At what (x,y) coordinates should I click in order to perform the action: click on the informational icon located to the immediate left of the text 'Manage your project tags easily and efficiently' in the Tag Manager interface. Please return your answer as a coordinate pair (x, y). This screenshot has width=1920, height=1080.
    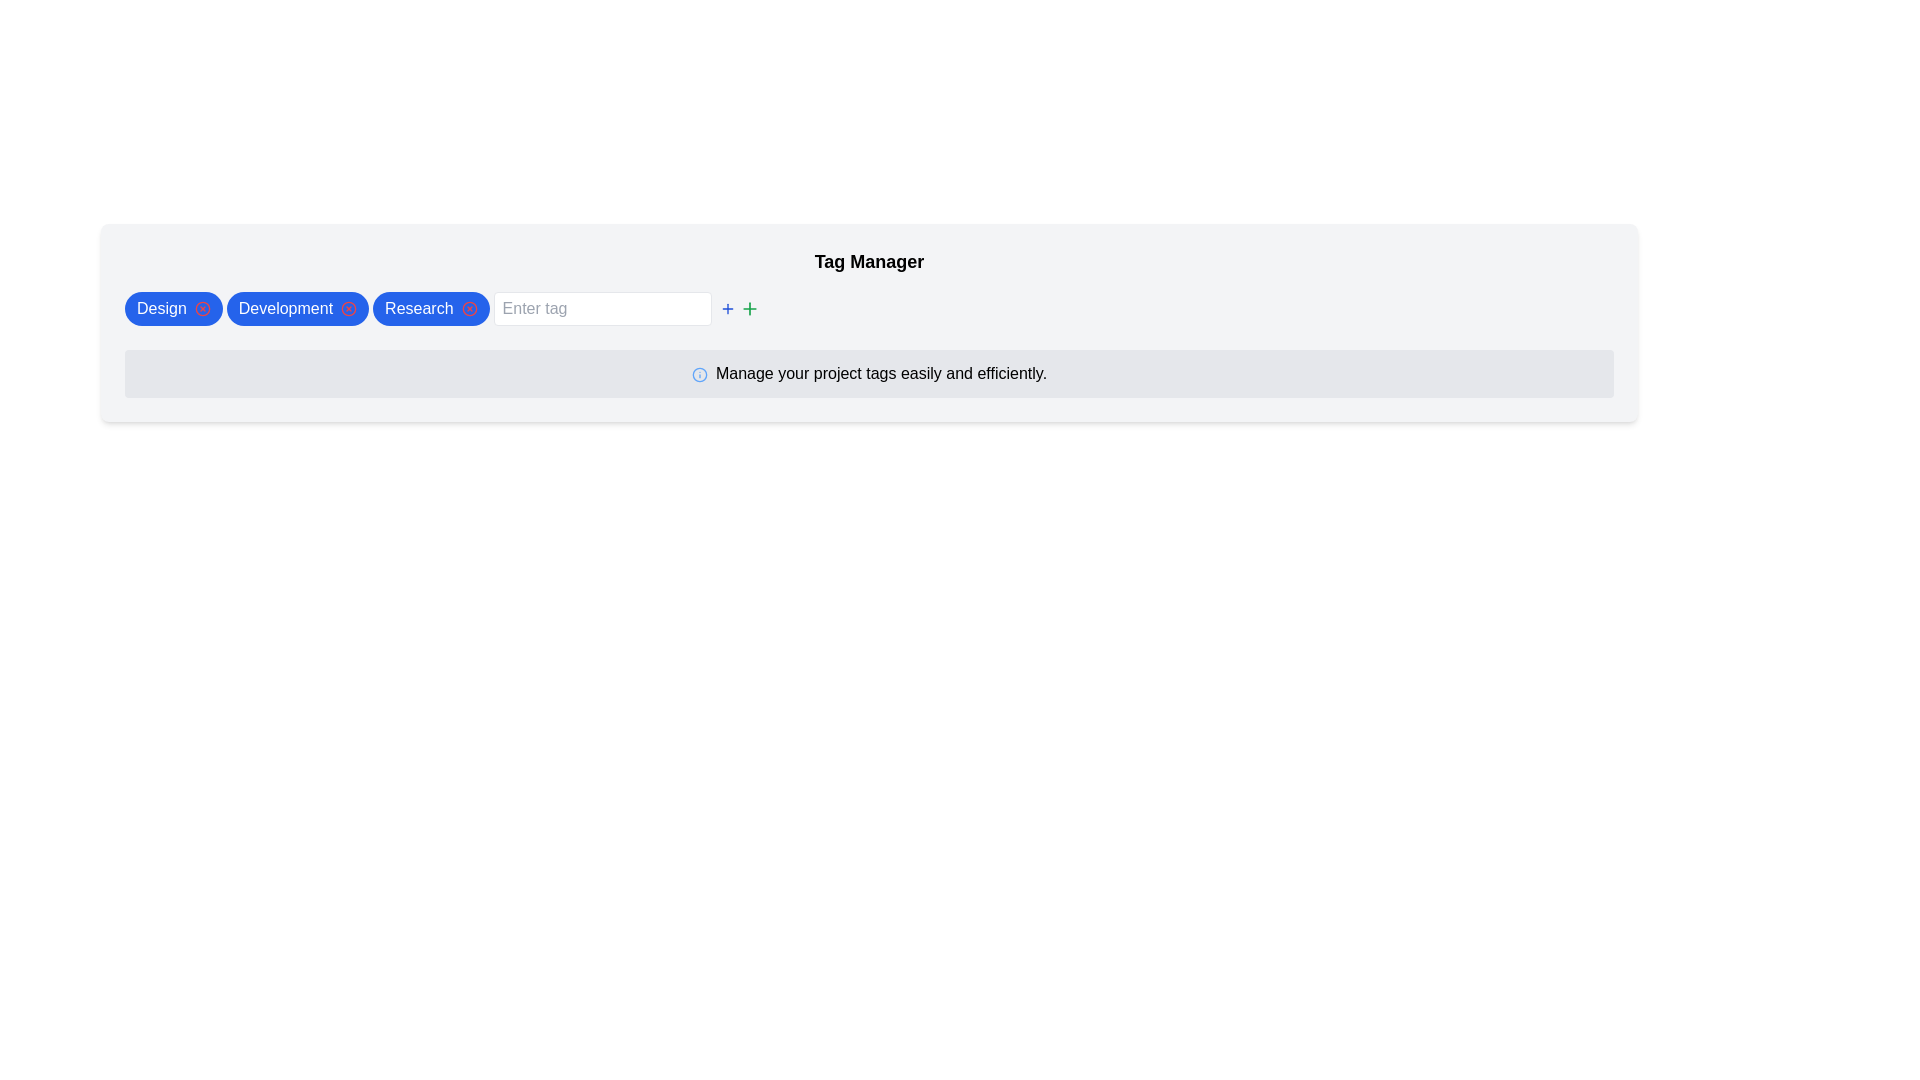
    Looking at the image, I should click on (699, 374).